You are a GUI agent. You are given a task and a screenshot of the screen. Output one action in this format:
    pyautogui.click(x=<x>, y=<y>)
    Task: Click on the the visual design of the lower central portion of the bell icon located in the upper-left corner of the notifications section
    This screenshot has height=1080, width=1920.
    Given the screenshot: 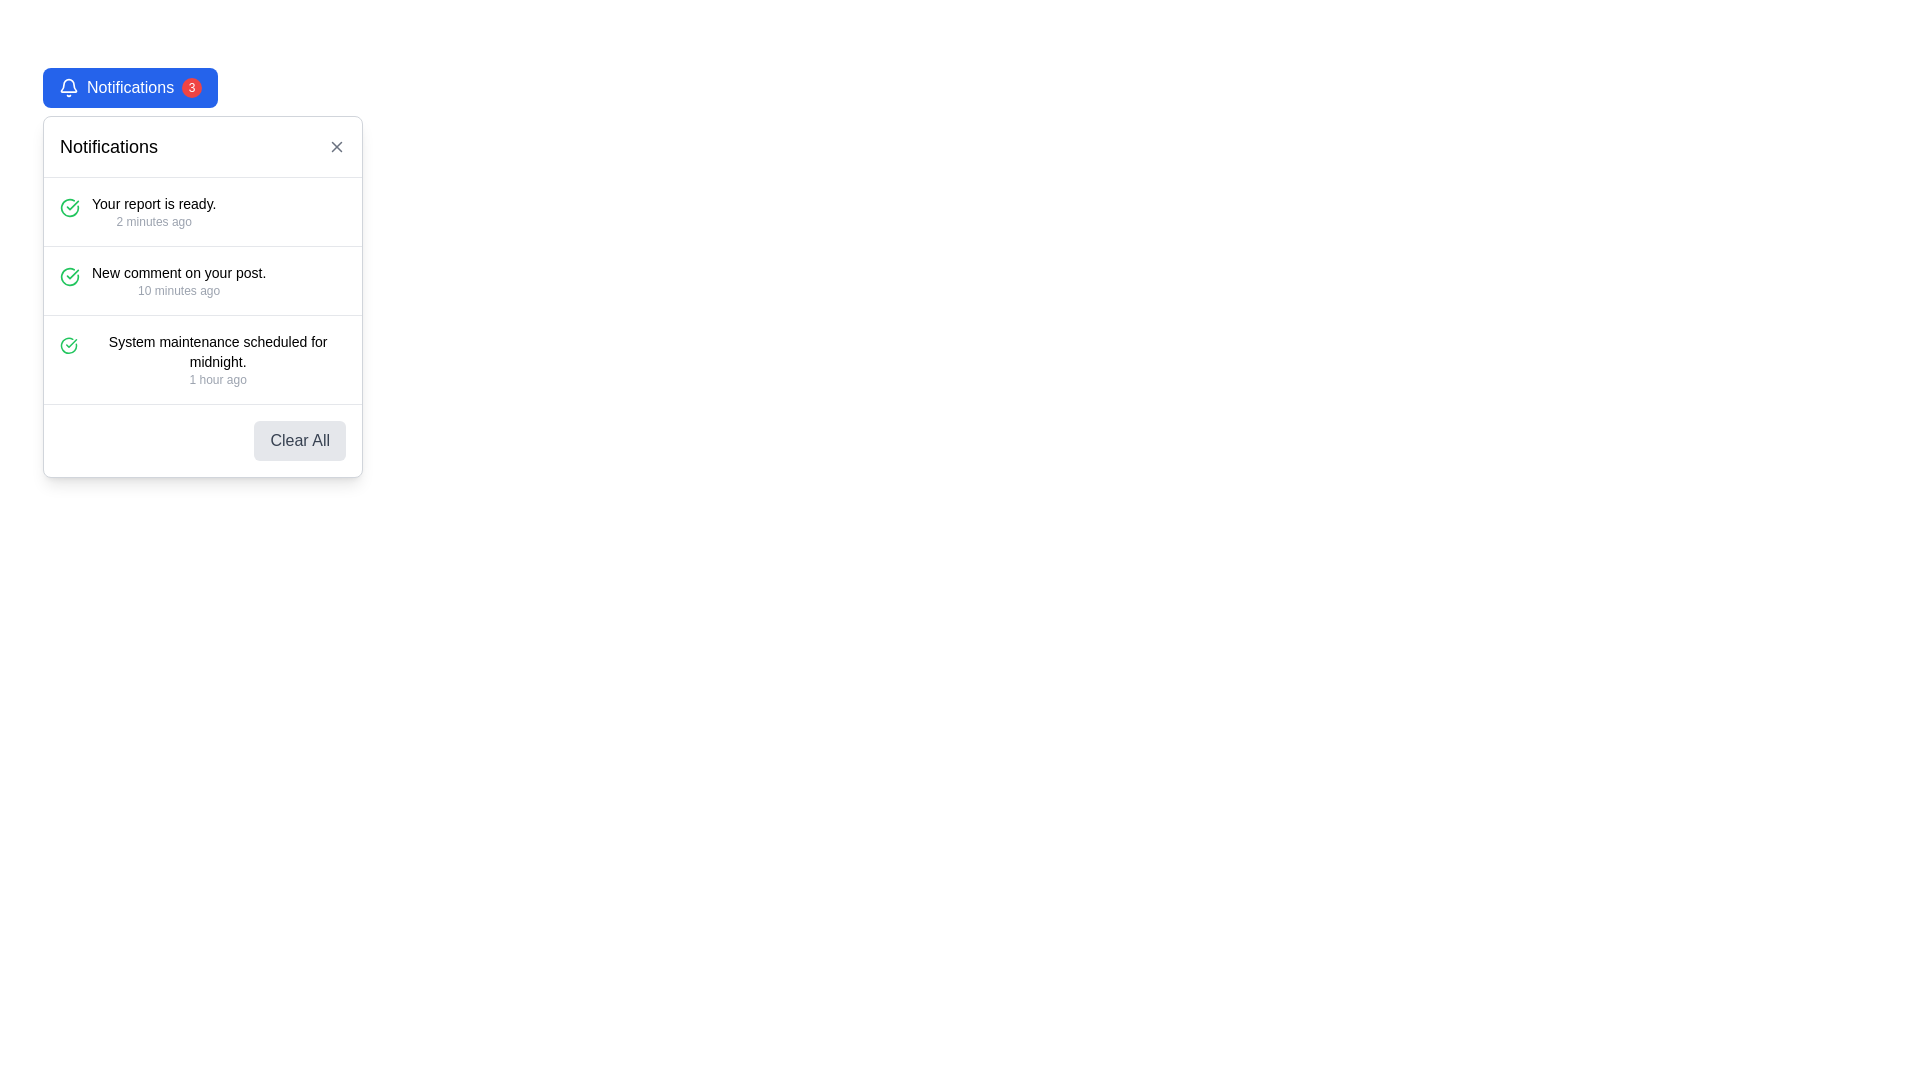 What is the action you would take?
    pyautogui.click(x=68, y=84)
    